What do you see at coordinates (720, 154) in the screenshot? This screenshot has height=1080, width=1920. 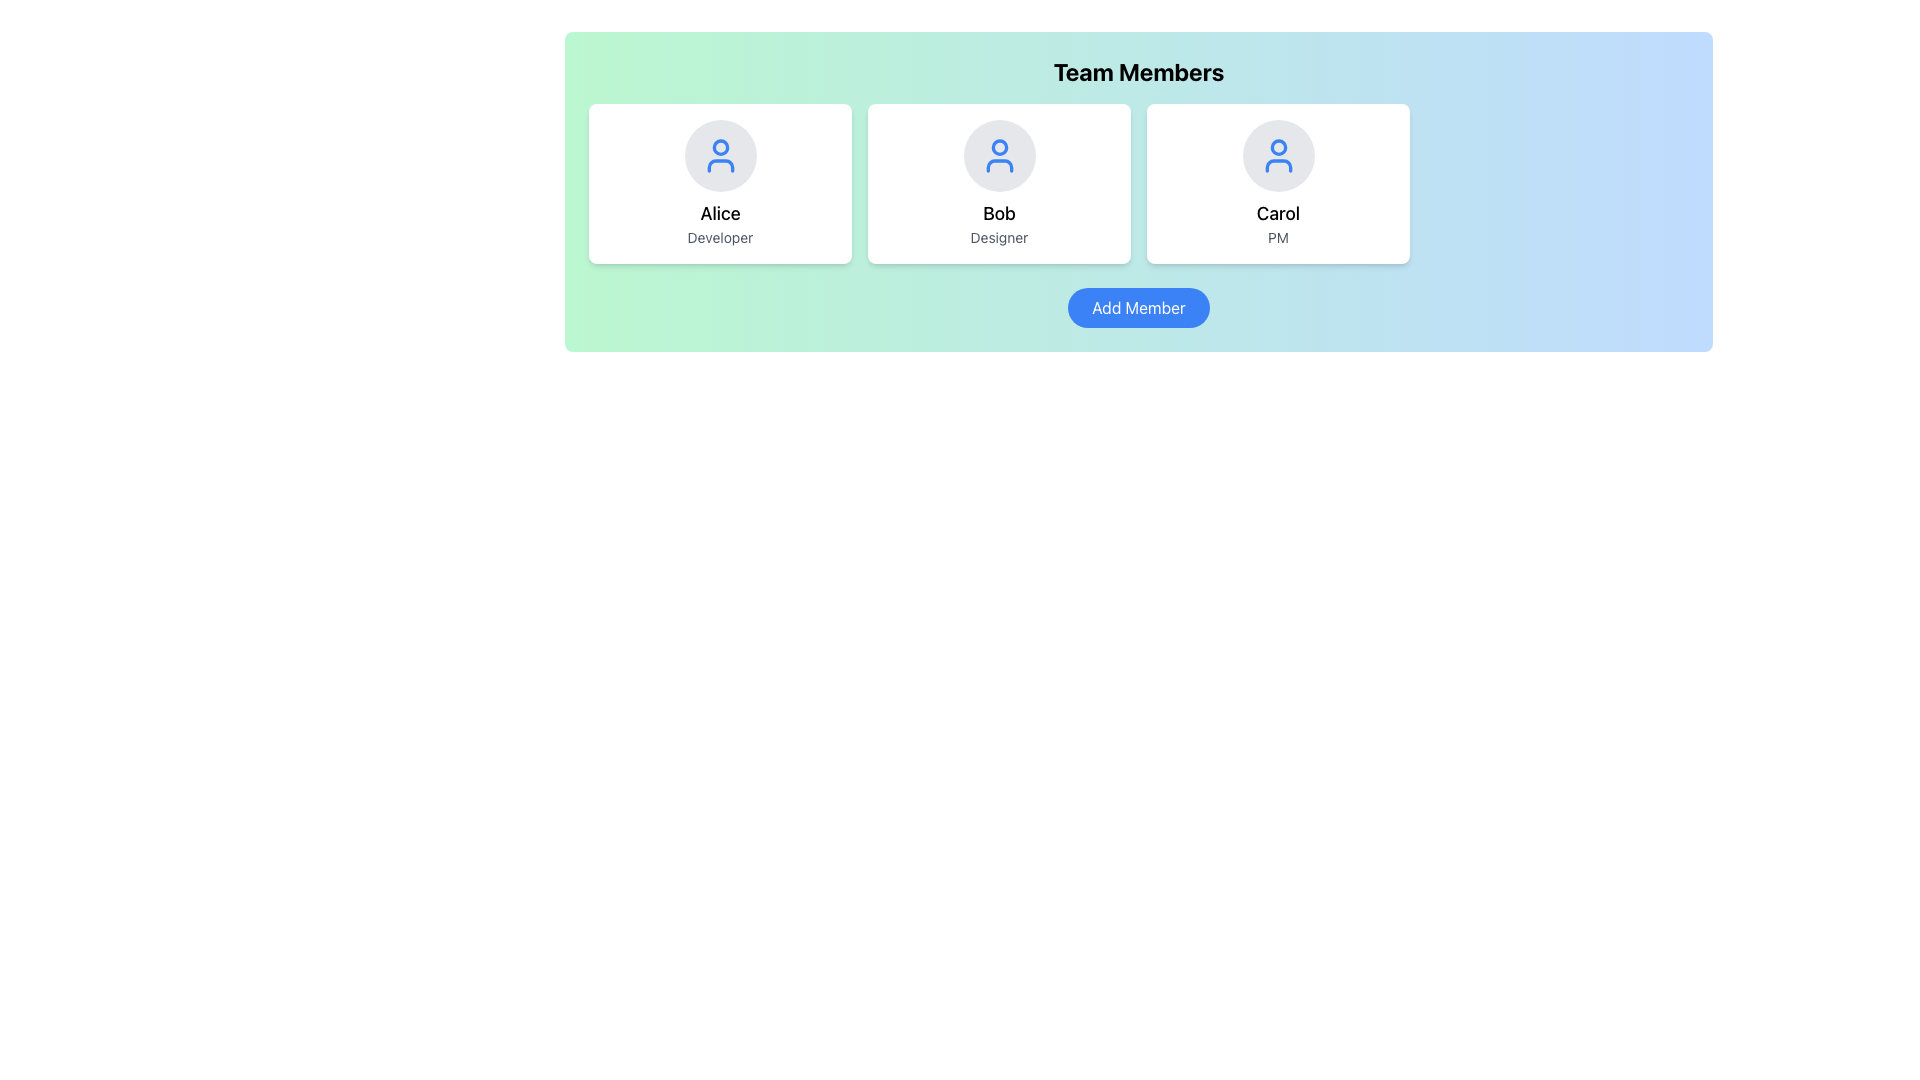 I see `the circular user icon with a gray background and blue user symbol, located above the name 'Alice' in her profile card` at bounding box center [720, 154].